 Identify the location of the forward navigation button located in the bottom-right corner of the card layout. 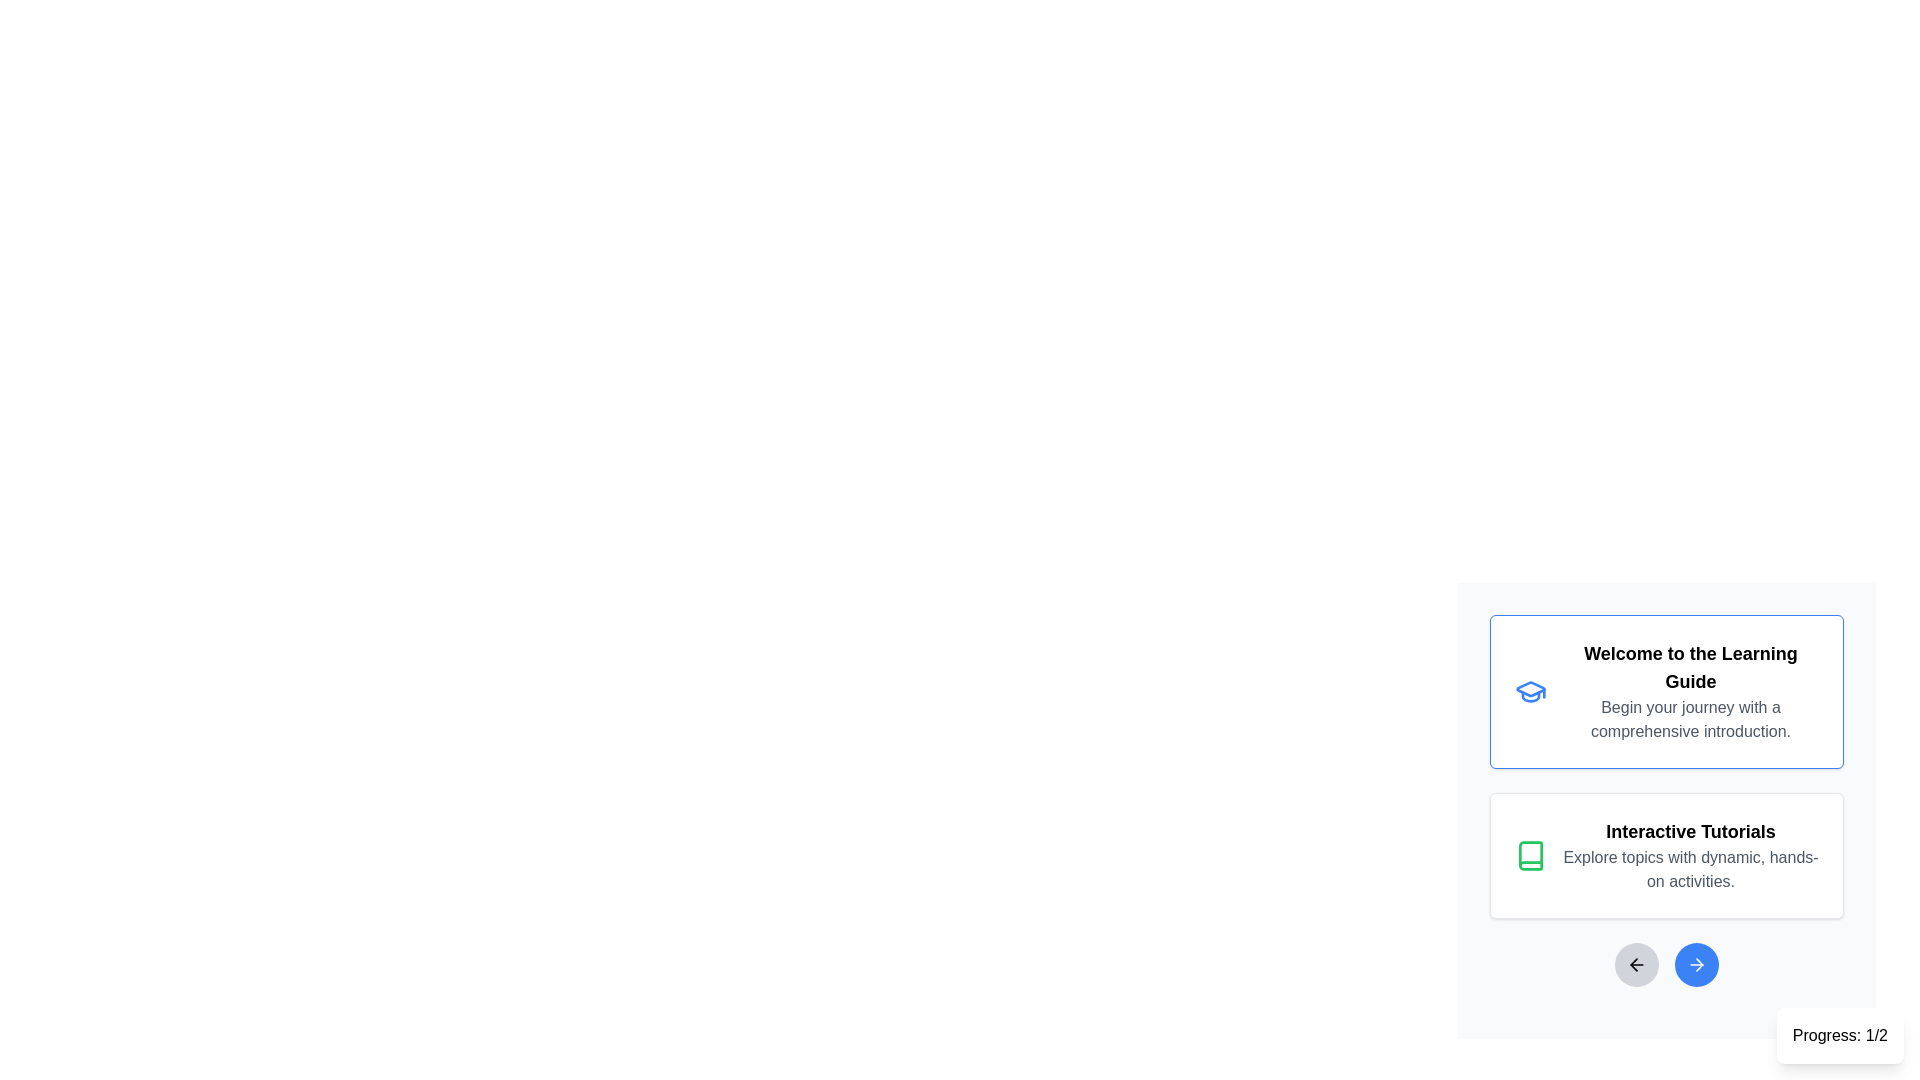
(1696, 963).